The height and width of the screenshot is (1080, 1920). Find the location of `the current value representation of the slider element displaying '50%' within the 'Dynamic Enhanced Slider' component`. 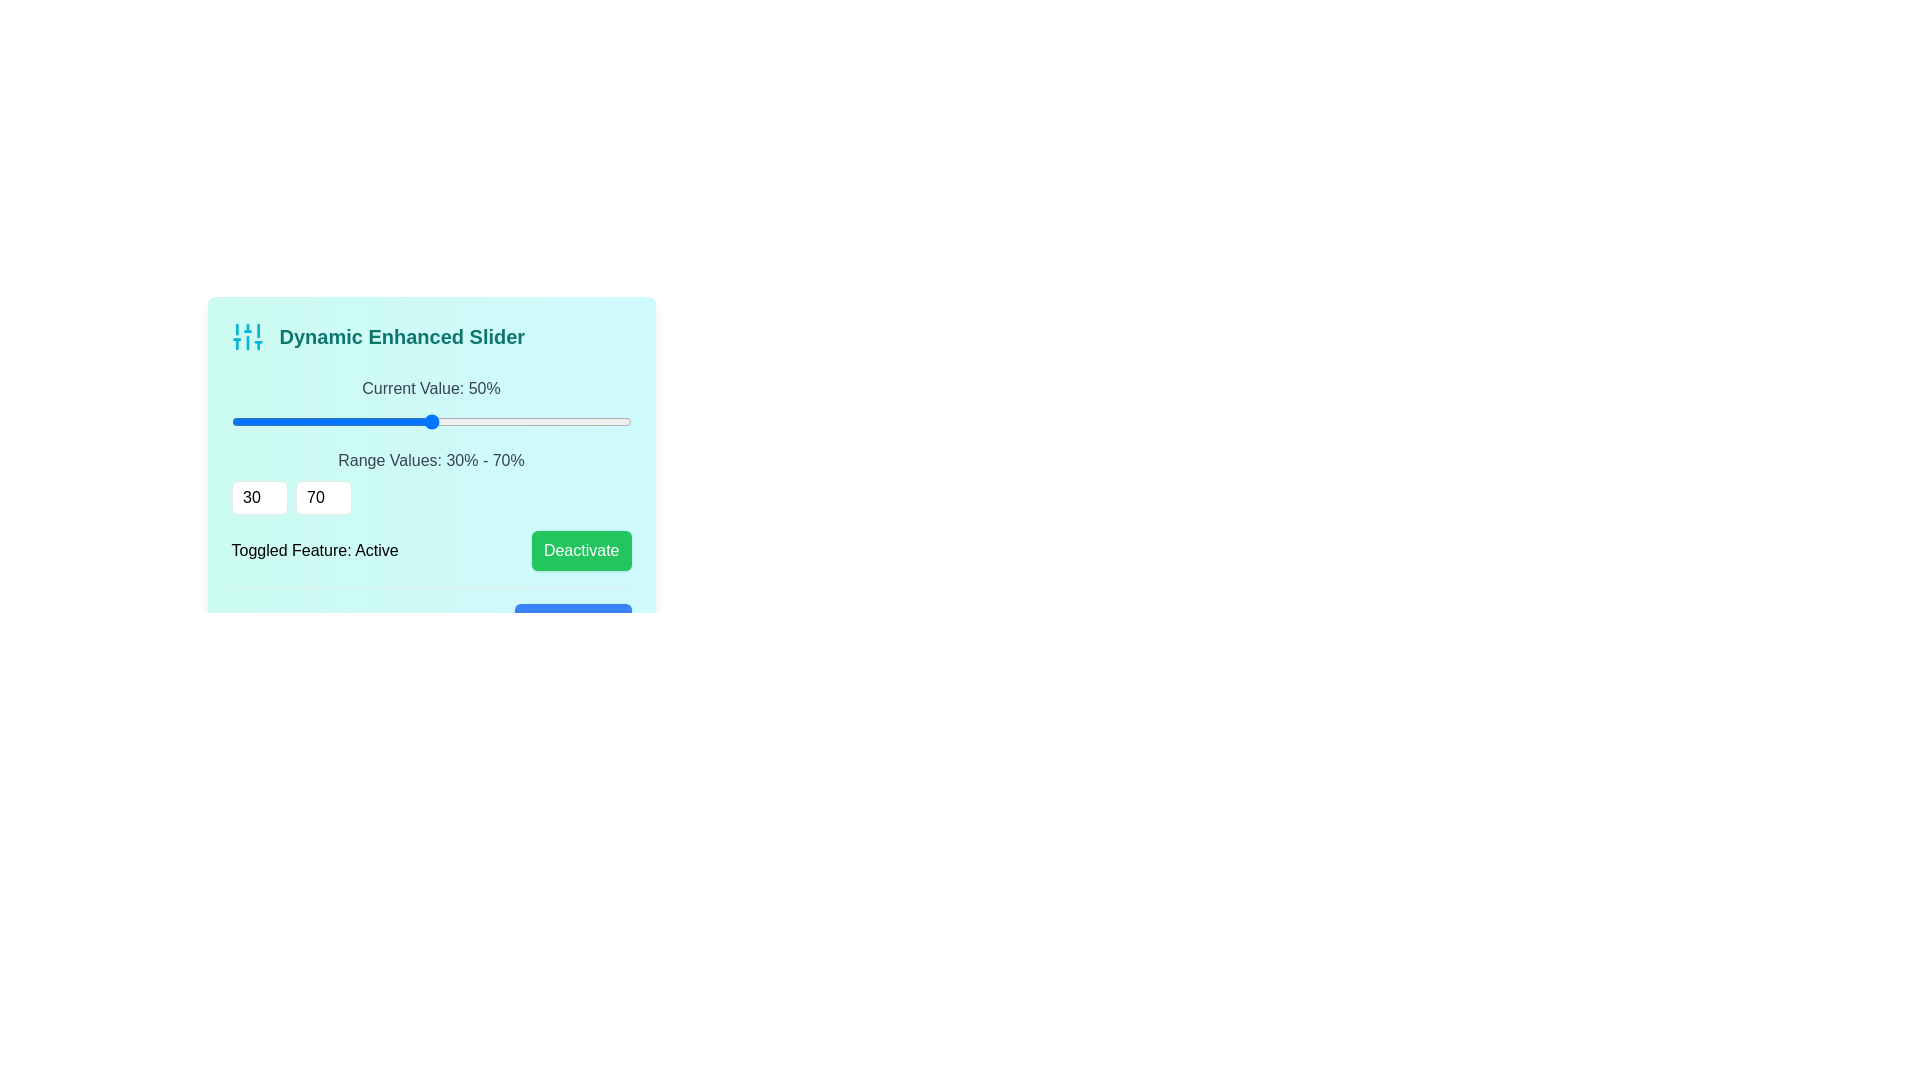

the current value representation of the slider element displaying '50%' within the 'Dynamic Enhanced Slider' component is located at coordinates (430, 405).